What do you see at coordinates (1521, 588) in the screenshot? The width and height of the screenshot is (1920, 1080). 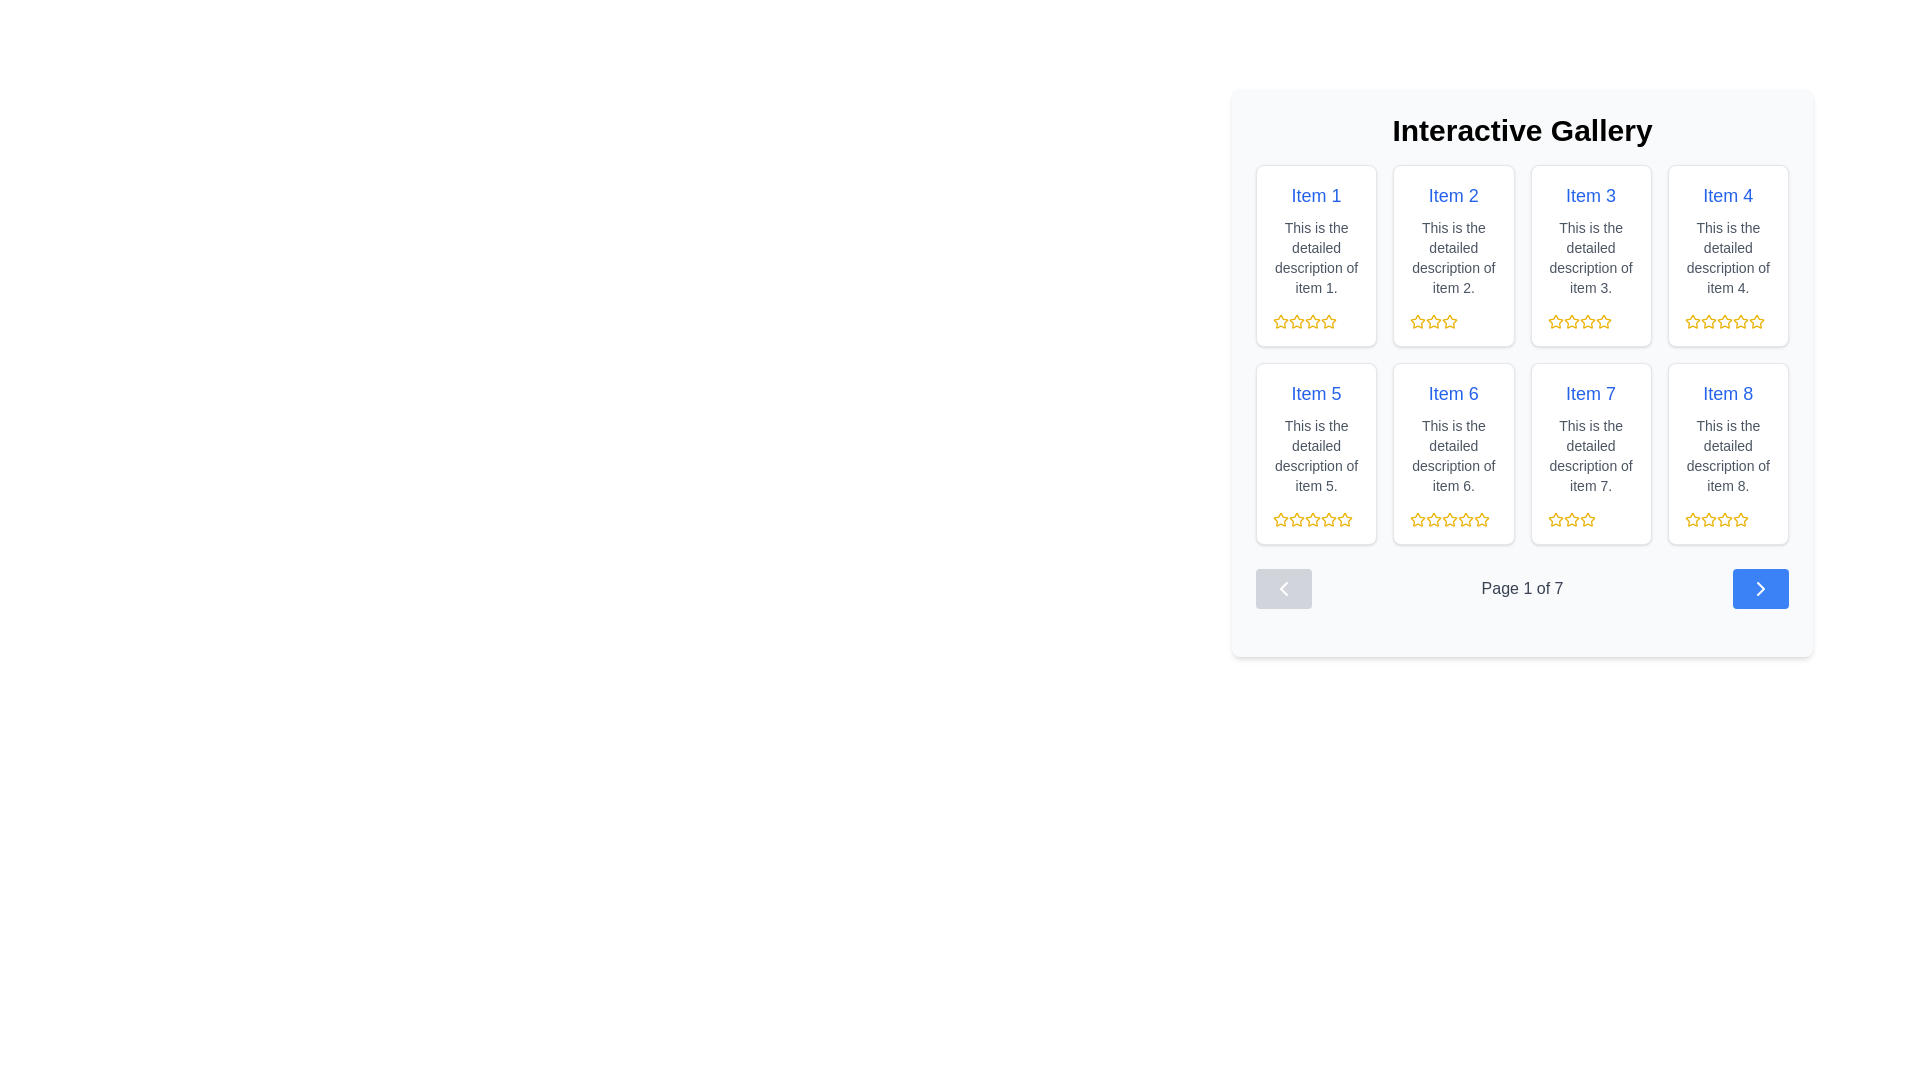 I see `the static text label indicating the current page number and total pages available in the pagination system` at bounding box center [1521, 588].